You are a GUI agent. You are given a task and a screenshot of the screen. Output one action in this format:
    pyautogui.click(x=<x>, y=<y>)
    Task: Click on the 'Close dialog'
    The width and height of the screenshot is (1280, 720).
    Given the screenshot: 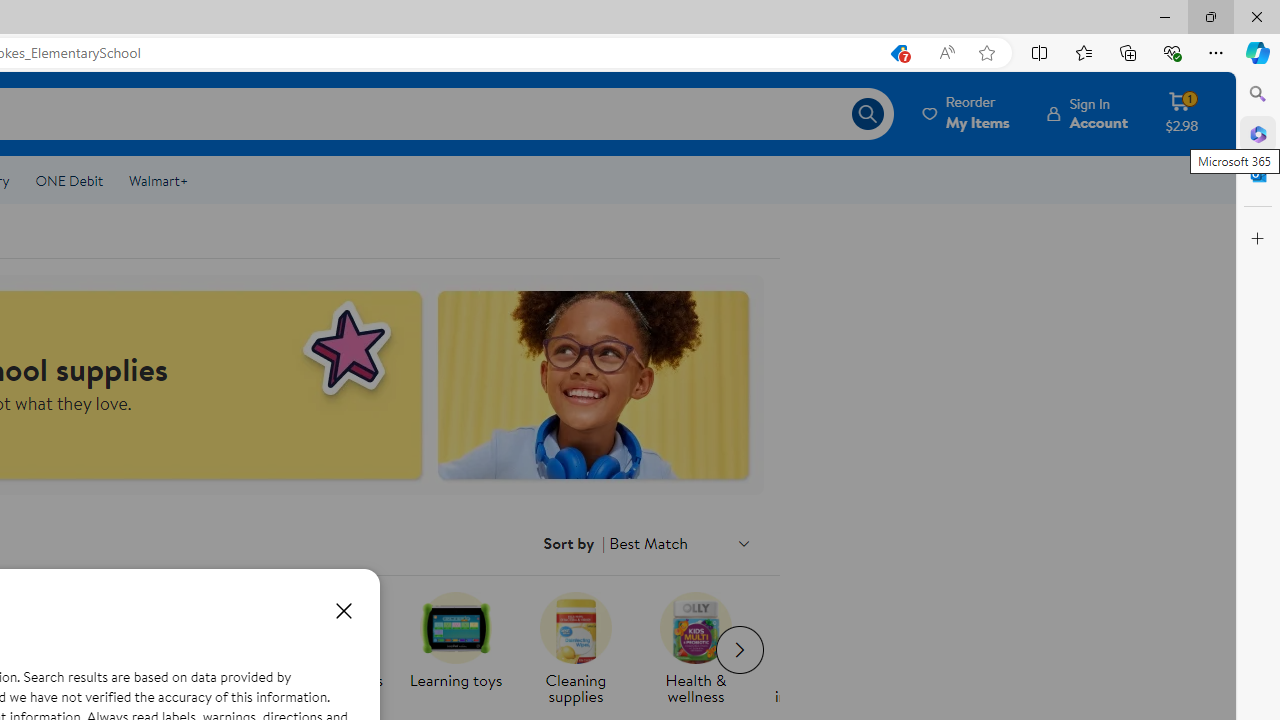 What is the action you would take?
    pyautogui.click(x=343, y=609)
    